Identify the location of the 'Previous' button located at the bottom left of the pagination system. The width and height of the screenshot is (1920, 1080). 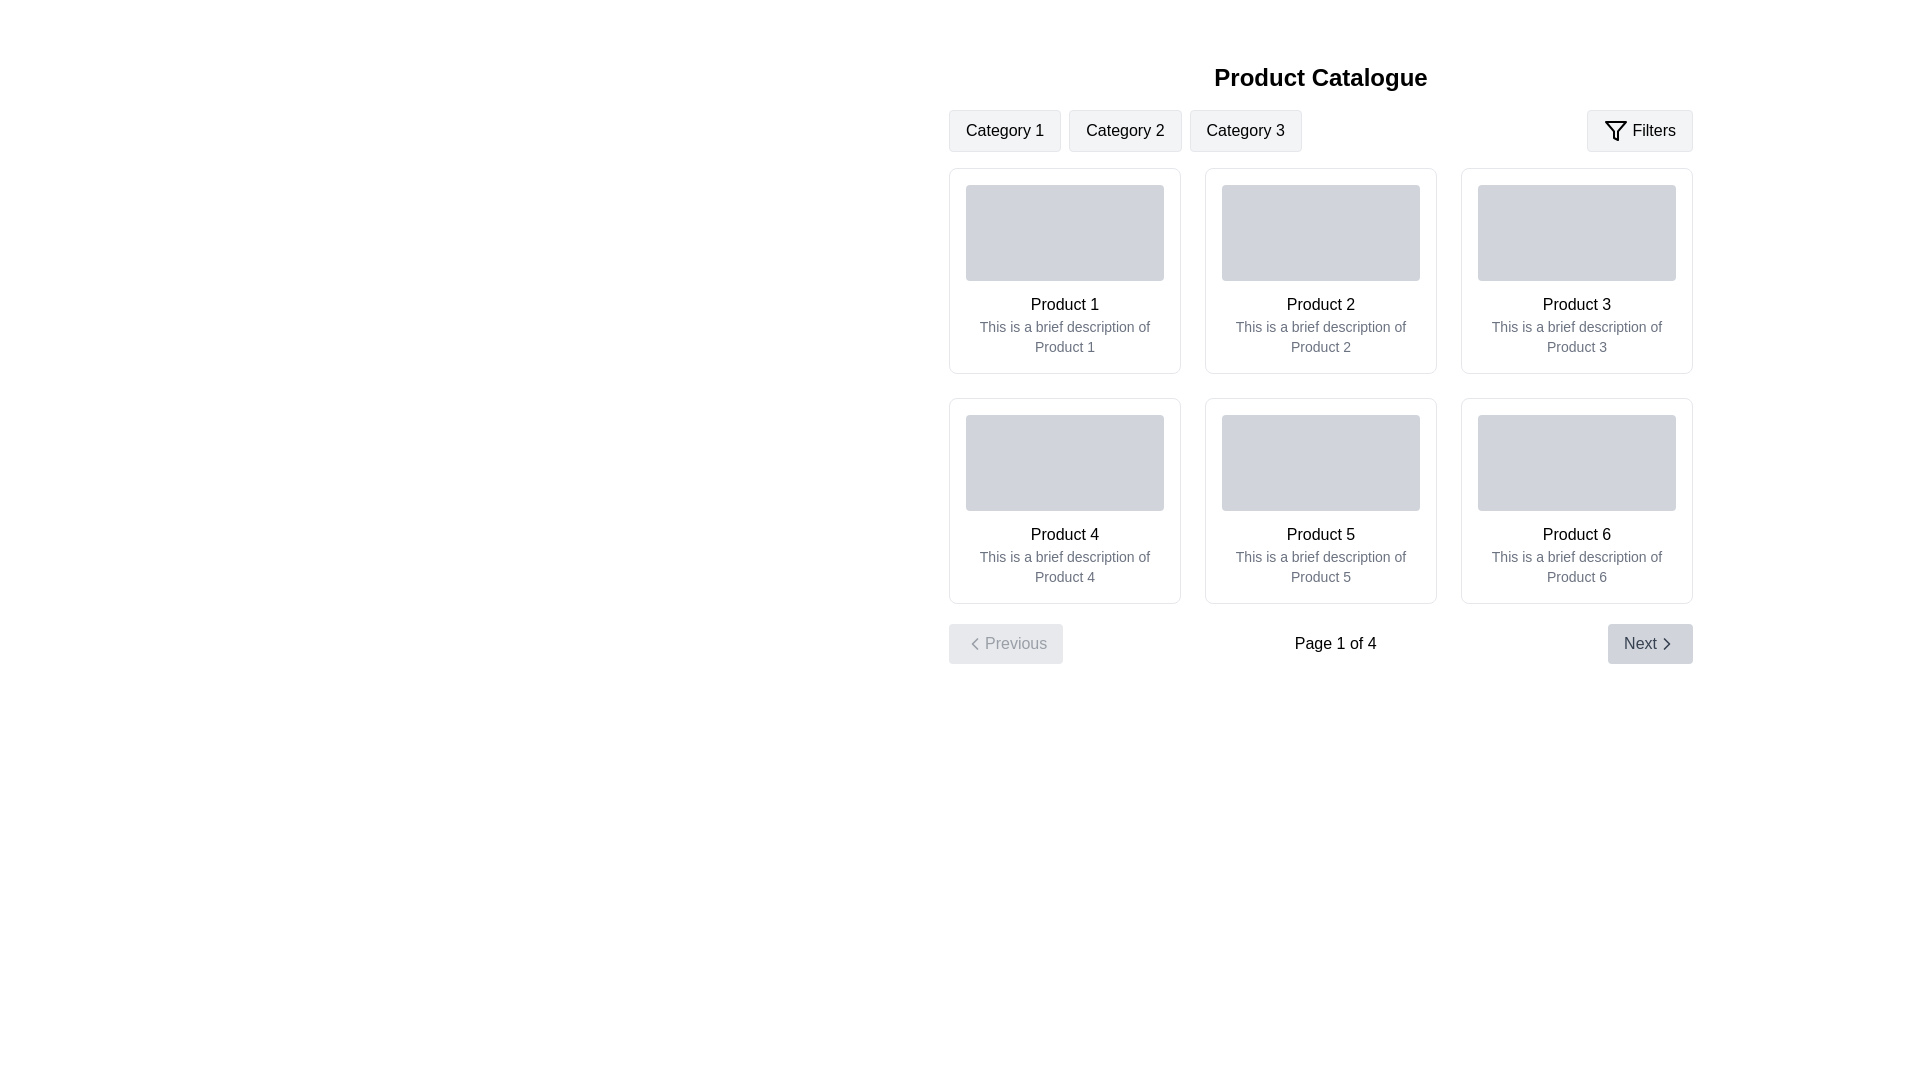
(1006, 644).